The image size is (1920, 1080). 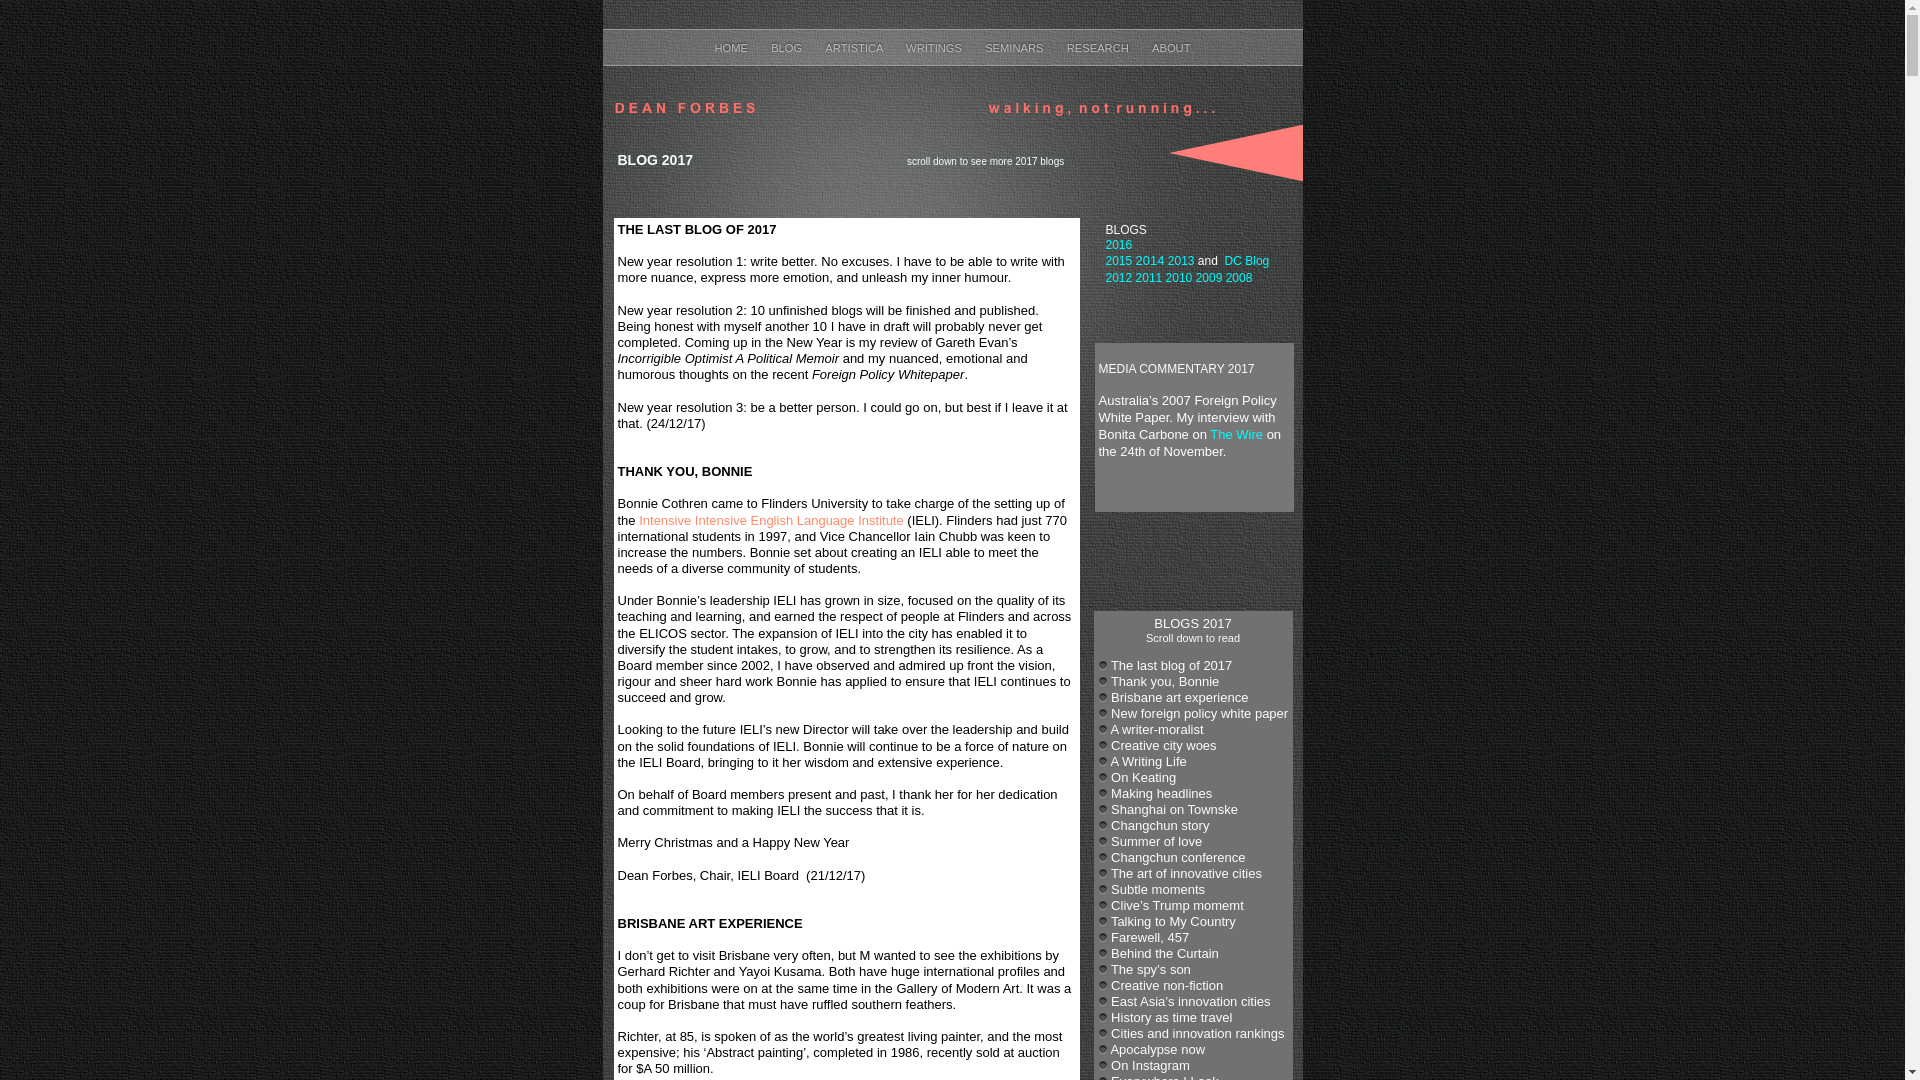 I want to click on 'ARTISTICA', so click(x=825, y=46).